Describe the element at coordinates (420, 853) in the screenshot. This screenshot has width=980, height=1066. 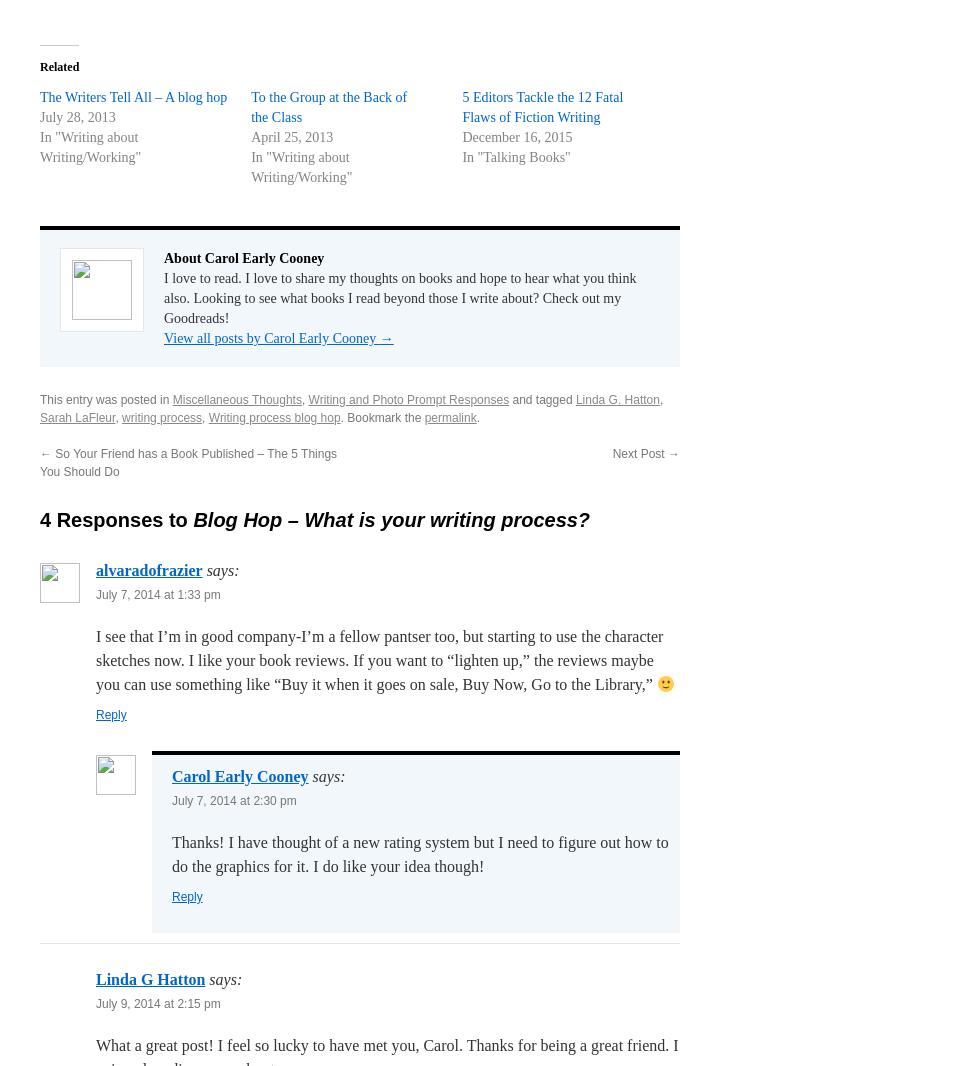
I see `'Thanks!  I have thought of a new rating system but I need to figure out how to do the graphics for it.  I do like your idea though!'` at that location.